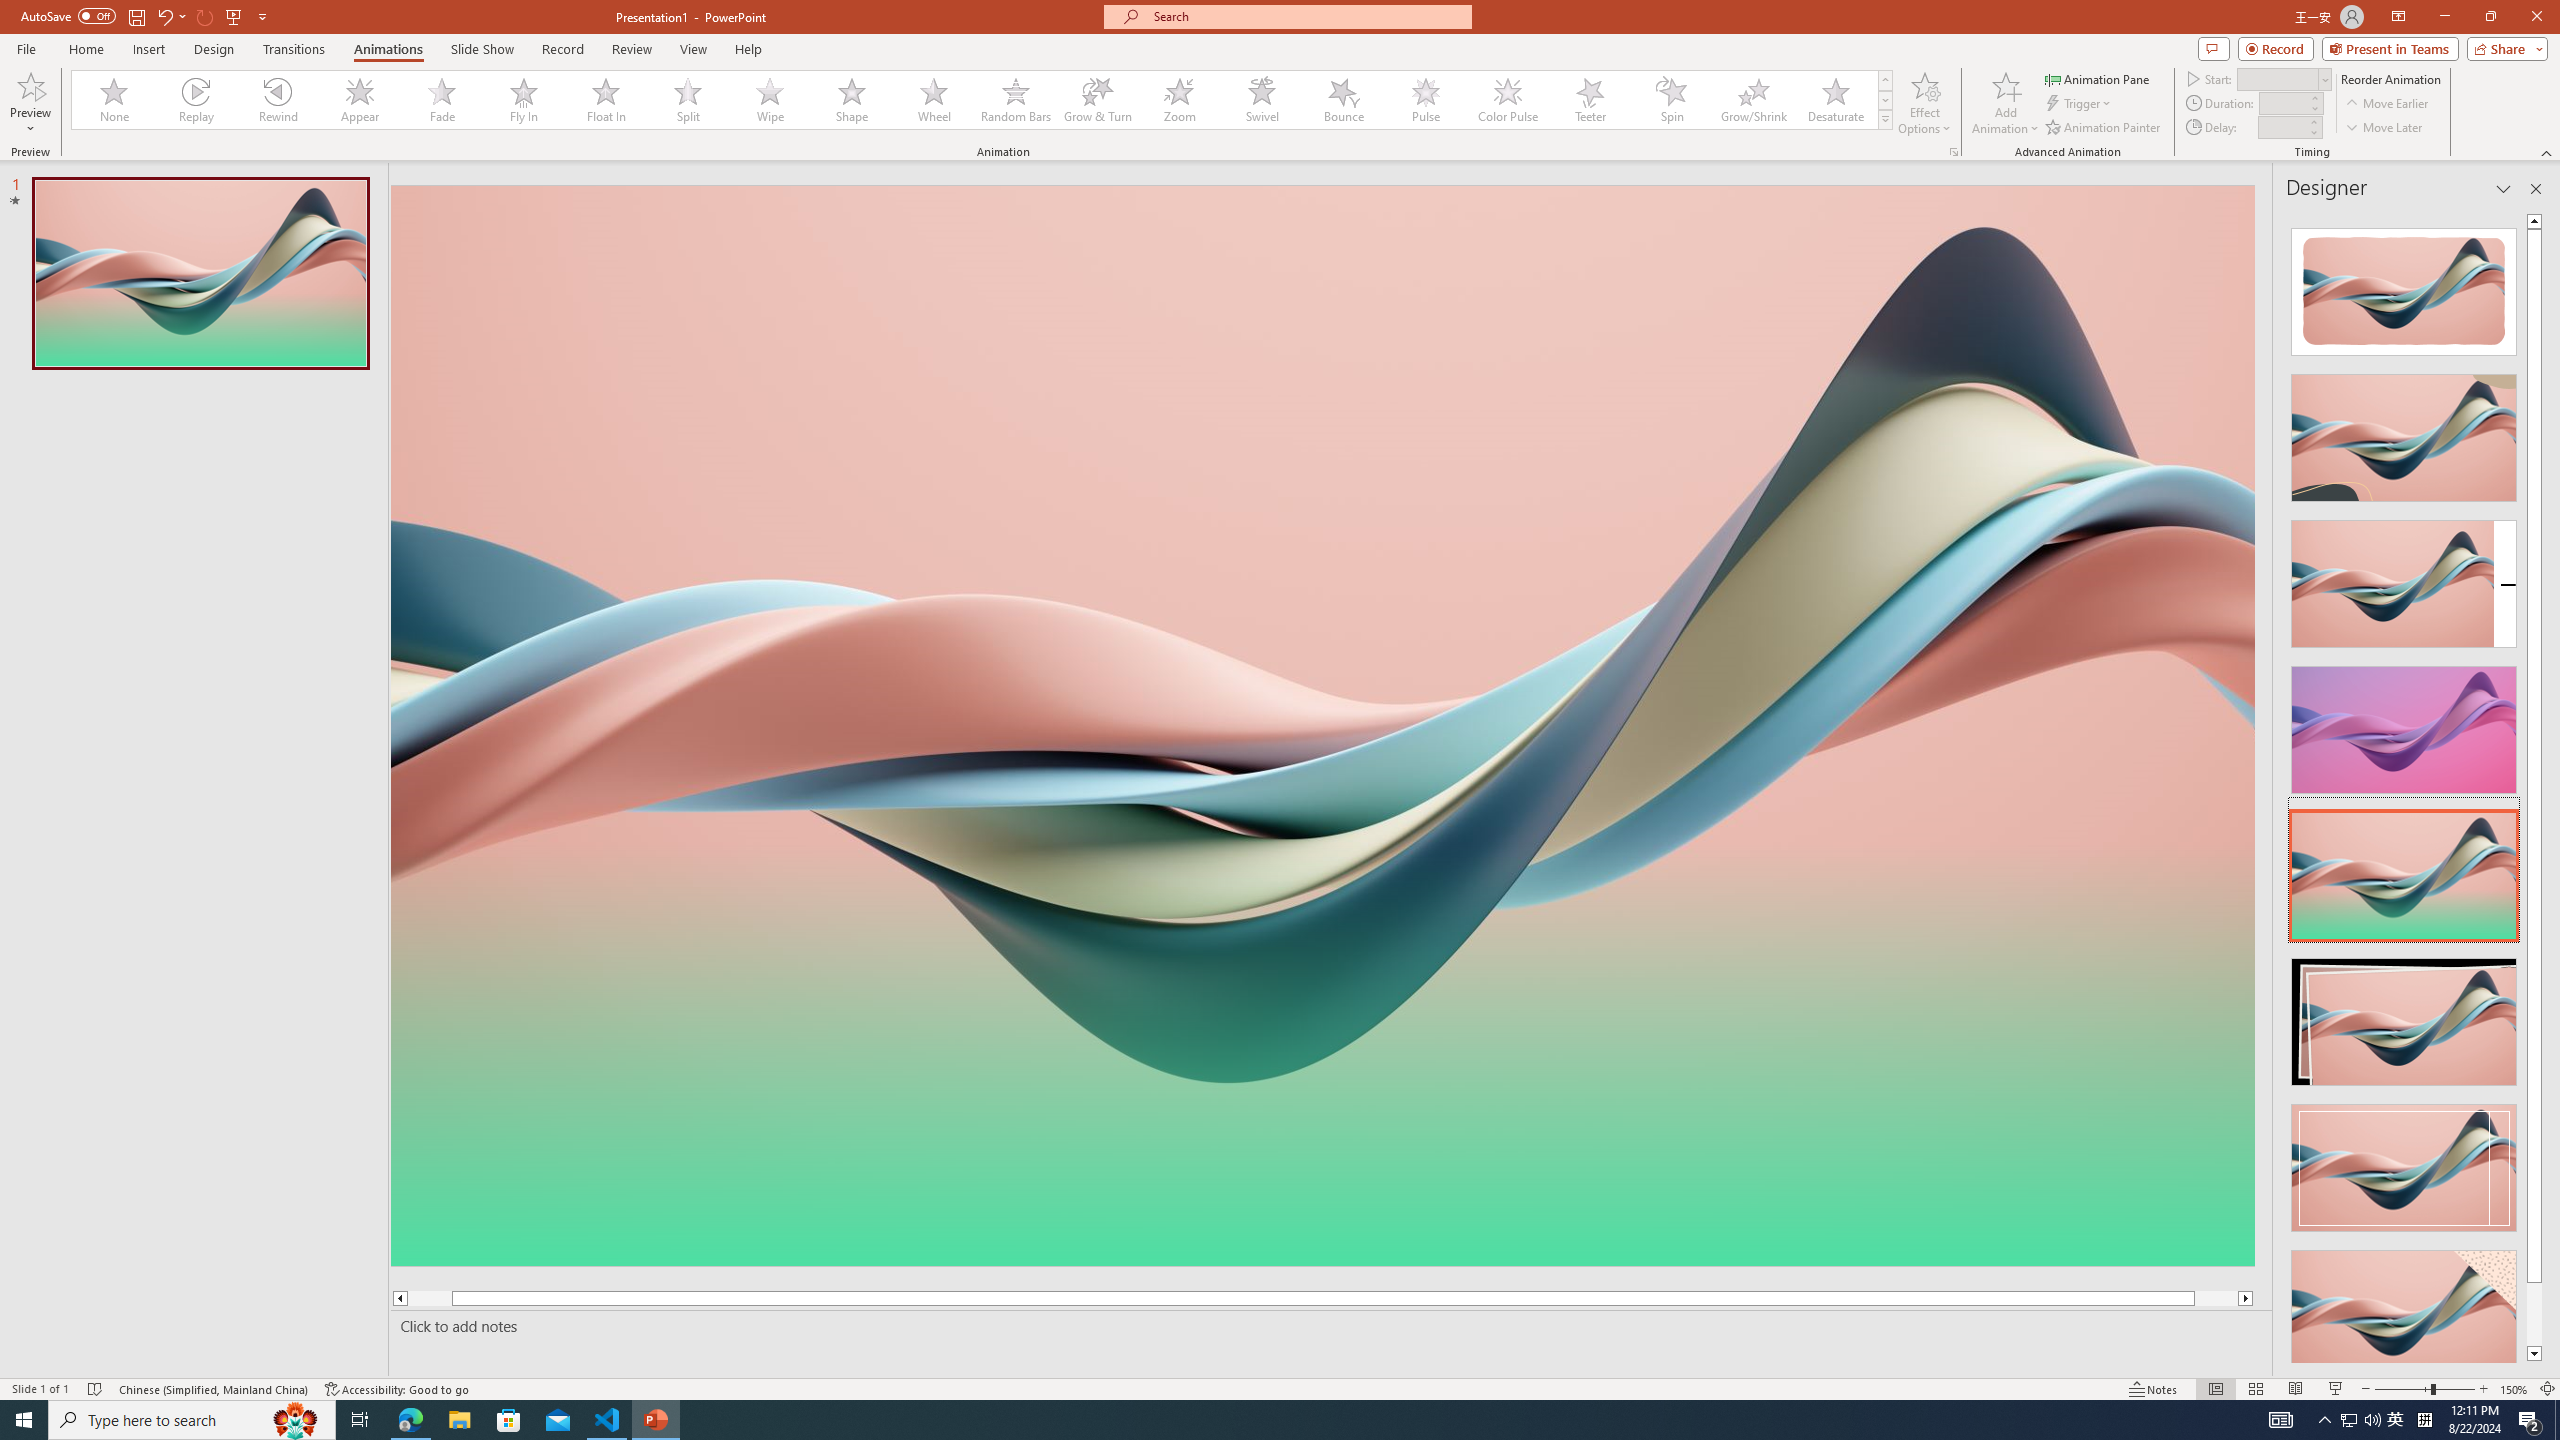 This screenshot has height=1440, width=2560. What do you see at coordinates (1424, 99) in the screenshot?
I see `'Pulse'` at bounding box center [1424, 99].